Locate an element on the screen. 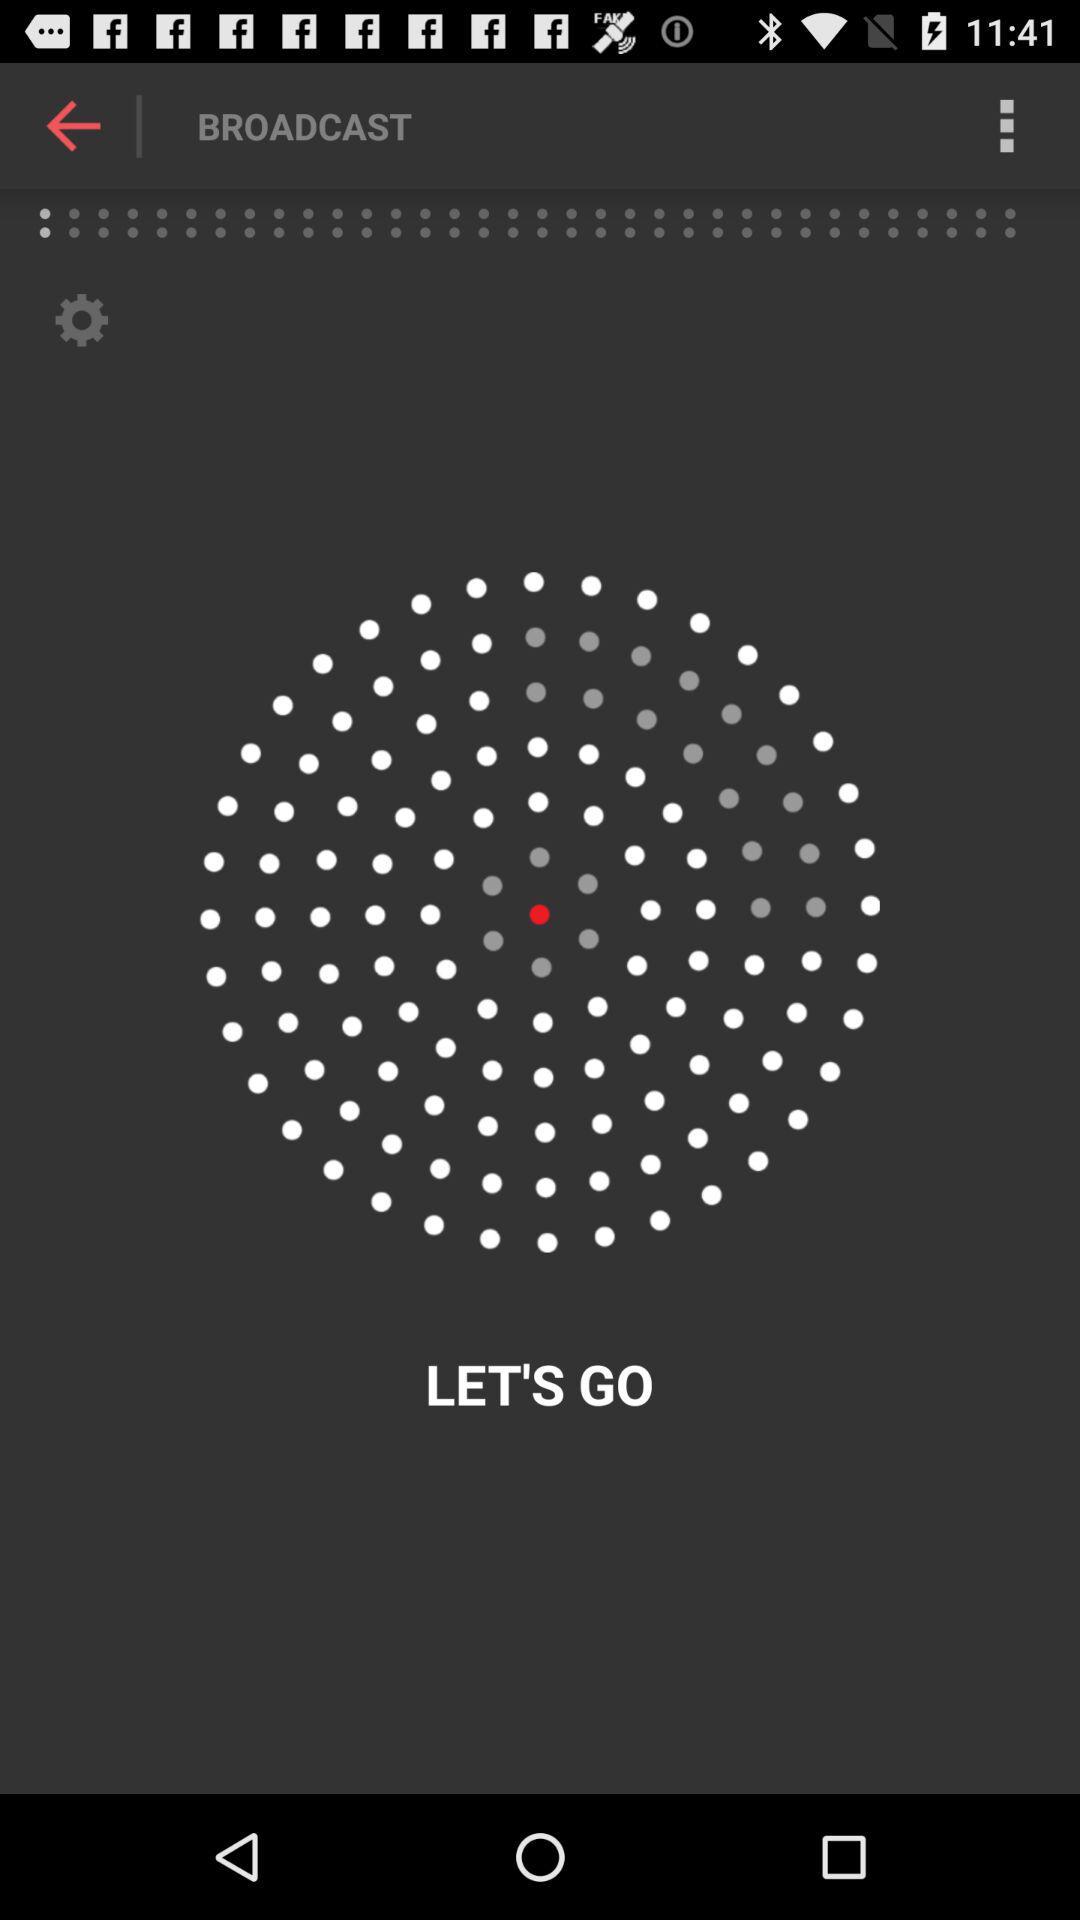 This screenshot has height=1920, width=1080. click for sound is located at coordinates (538, 911).